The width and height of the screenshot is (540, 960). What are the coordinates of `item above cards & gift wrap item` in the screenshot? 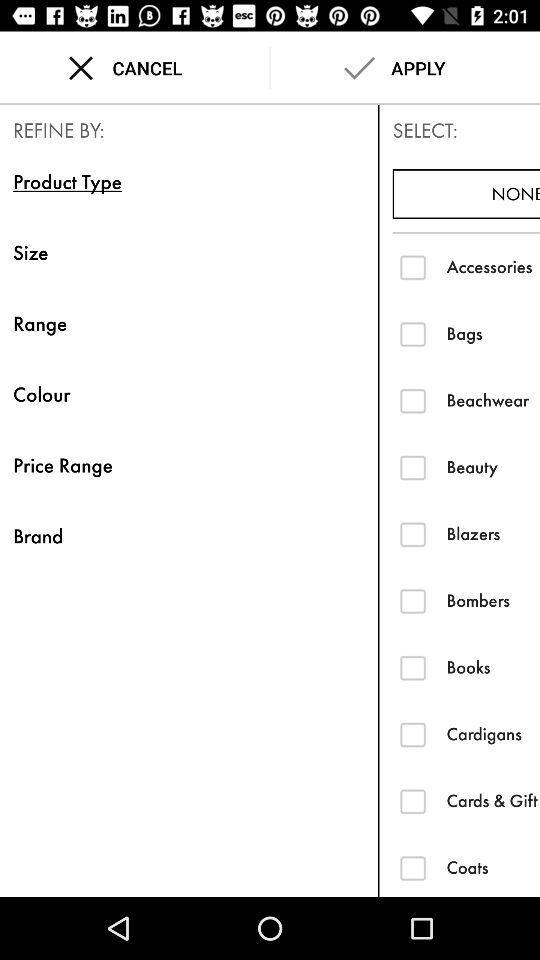 It's located at (492, 733).